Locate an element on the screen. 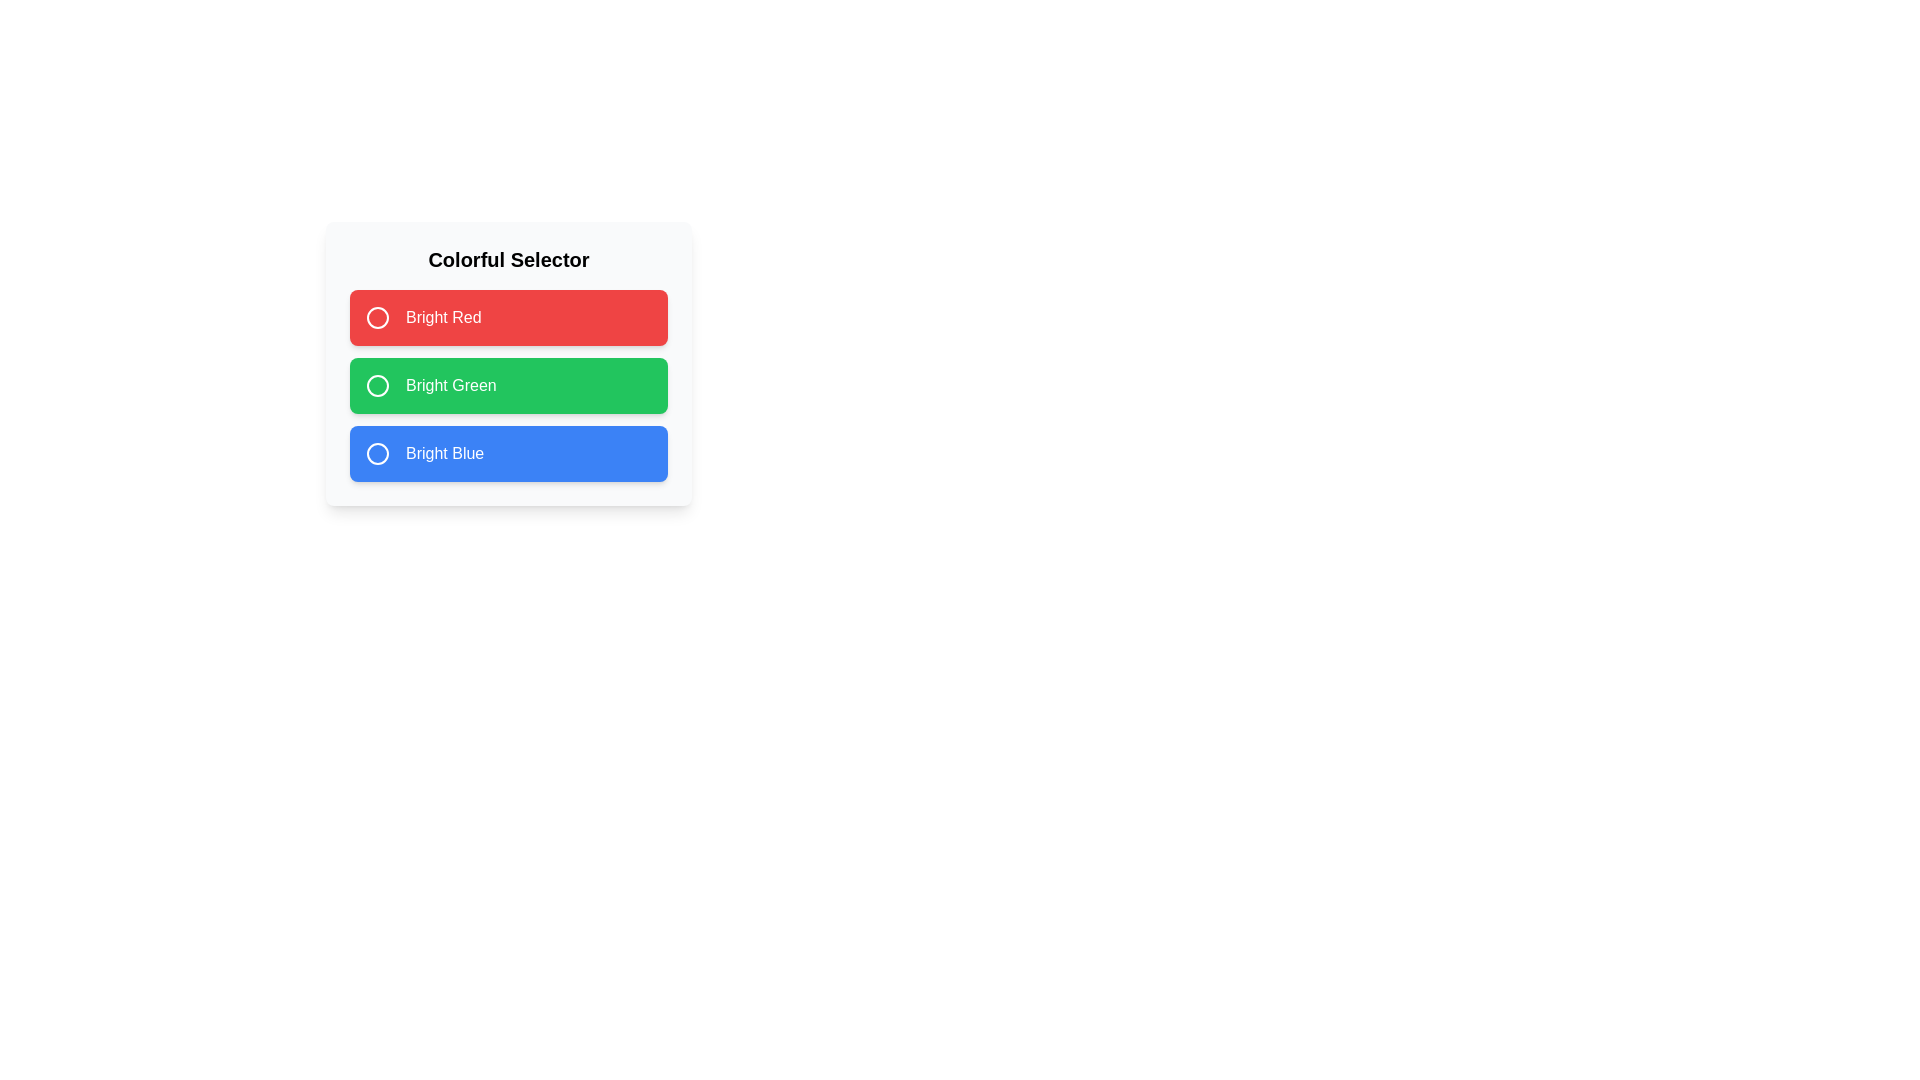  the circular decoration graphic in the third option of the vertical list within the blue box labeled 'Bright Blue' is located at coordinates (378, 454).